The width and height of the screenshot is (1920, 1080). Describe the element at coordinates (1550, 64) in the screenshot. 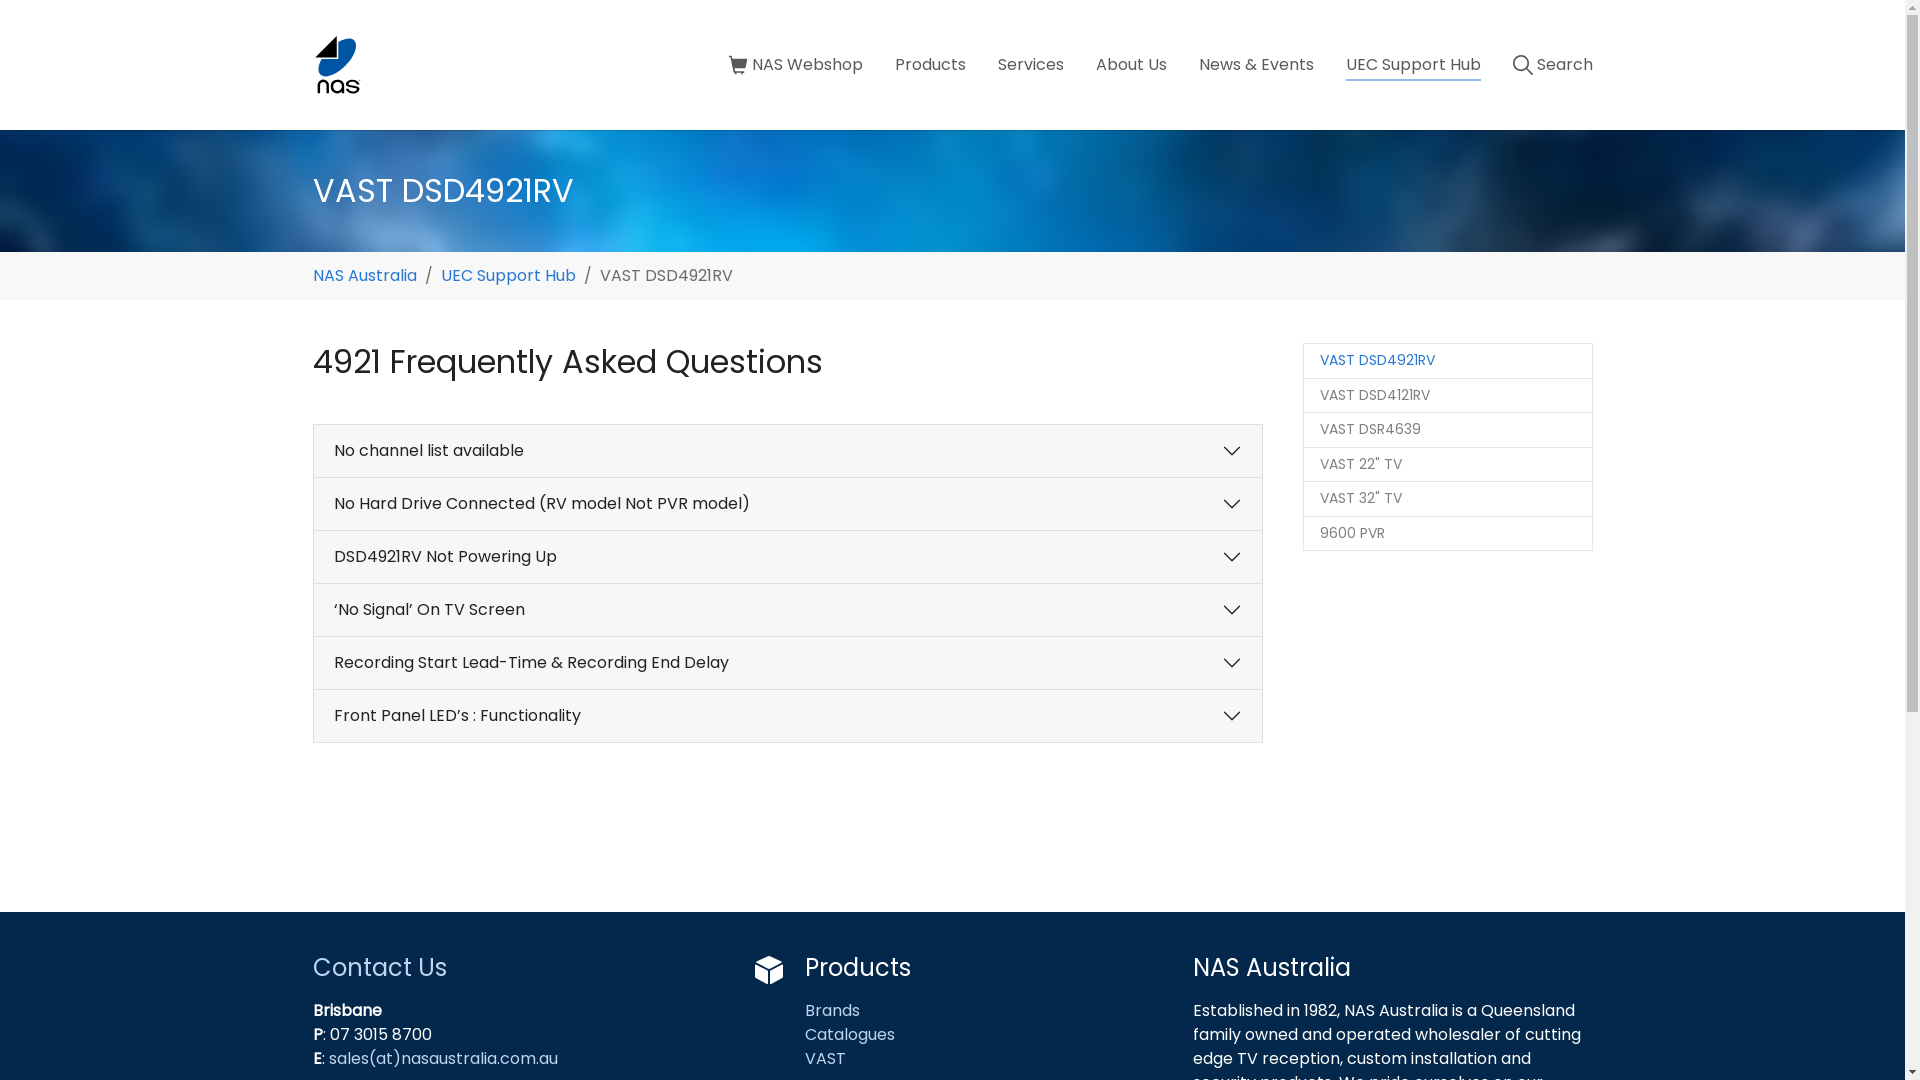

I see `'Search'` at that location.